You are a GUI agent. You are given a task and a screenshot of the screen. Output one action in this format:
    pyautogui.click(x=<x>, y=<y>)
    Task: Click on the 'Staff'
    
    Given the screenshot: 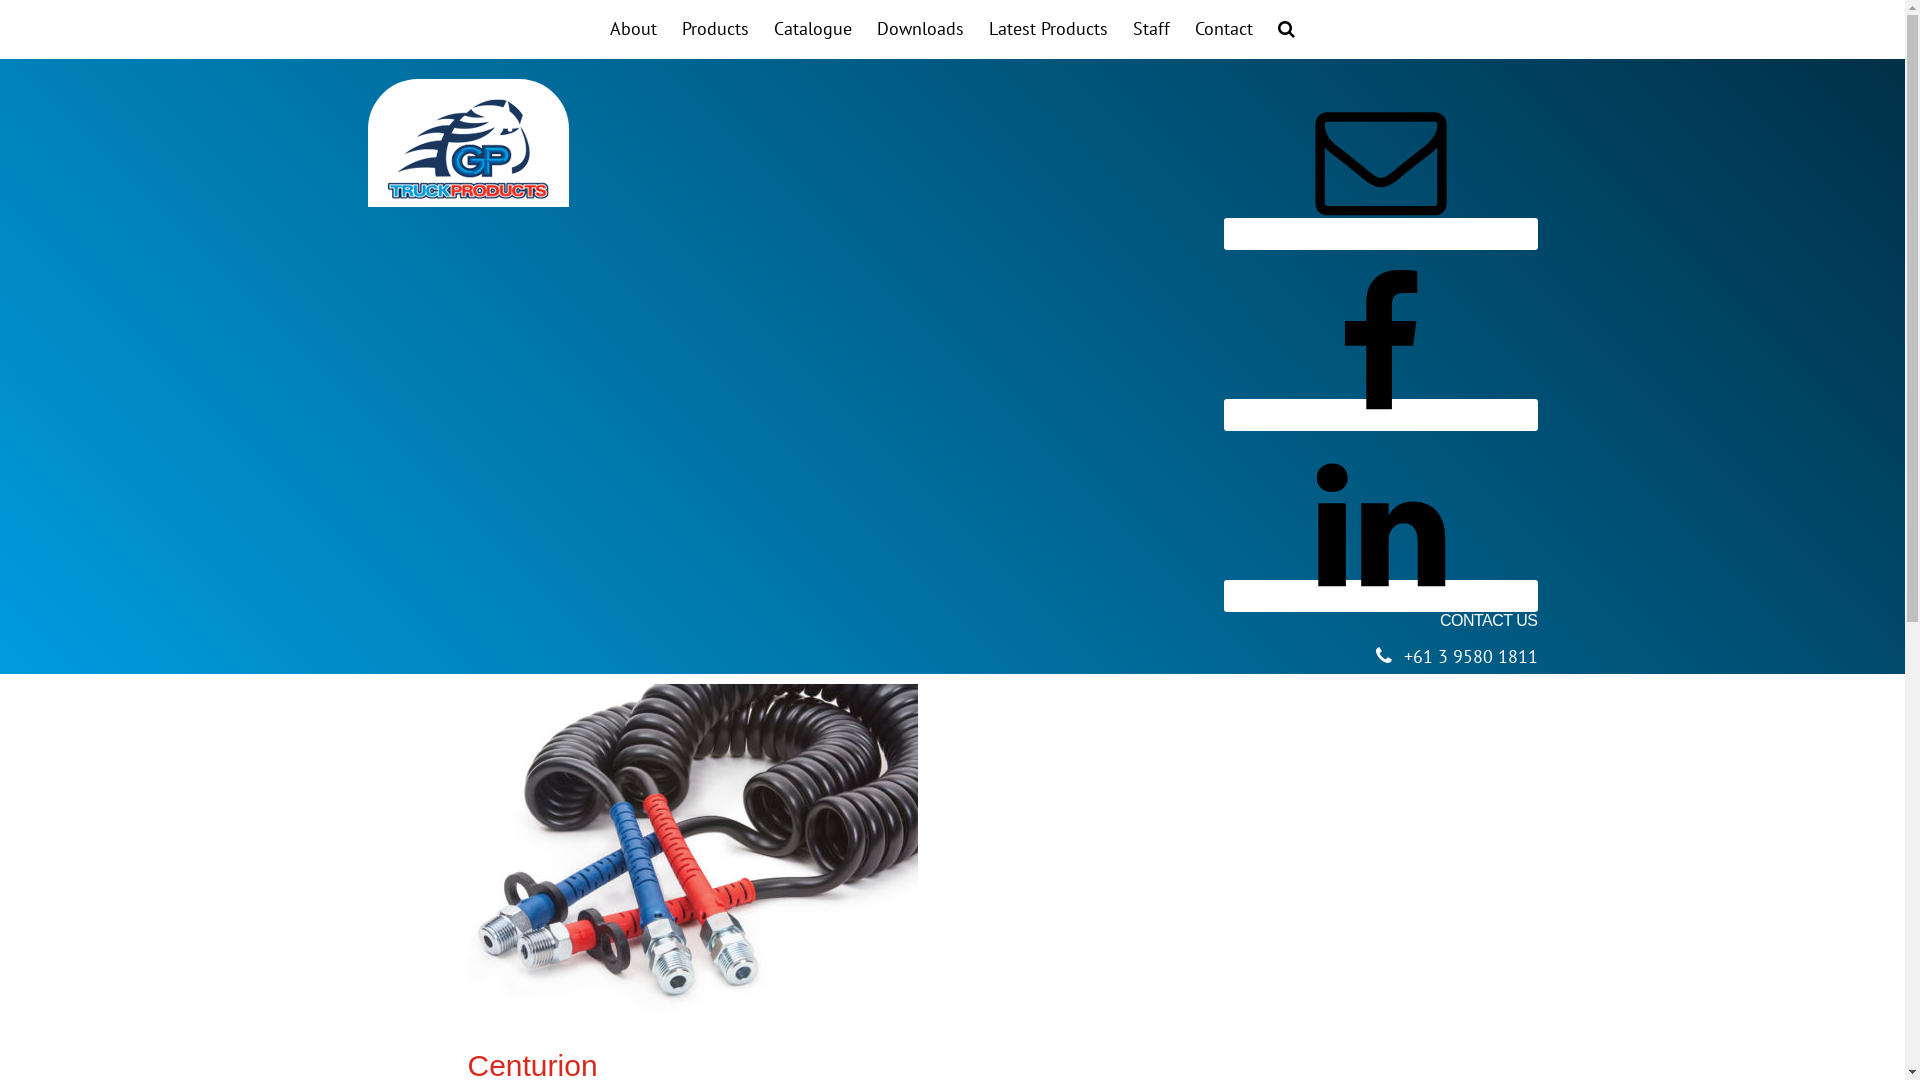 What is the action you would take?
    pyautogui.click(x=1151, y=29)
    